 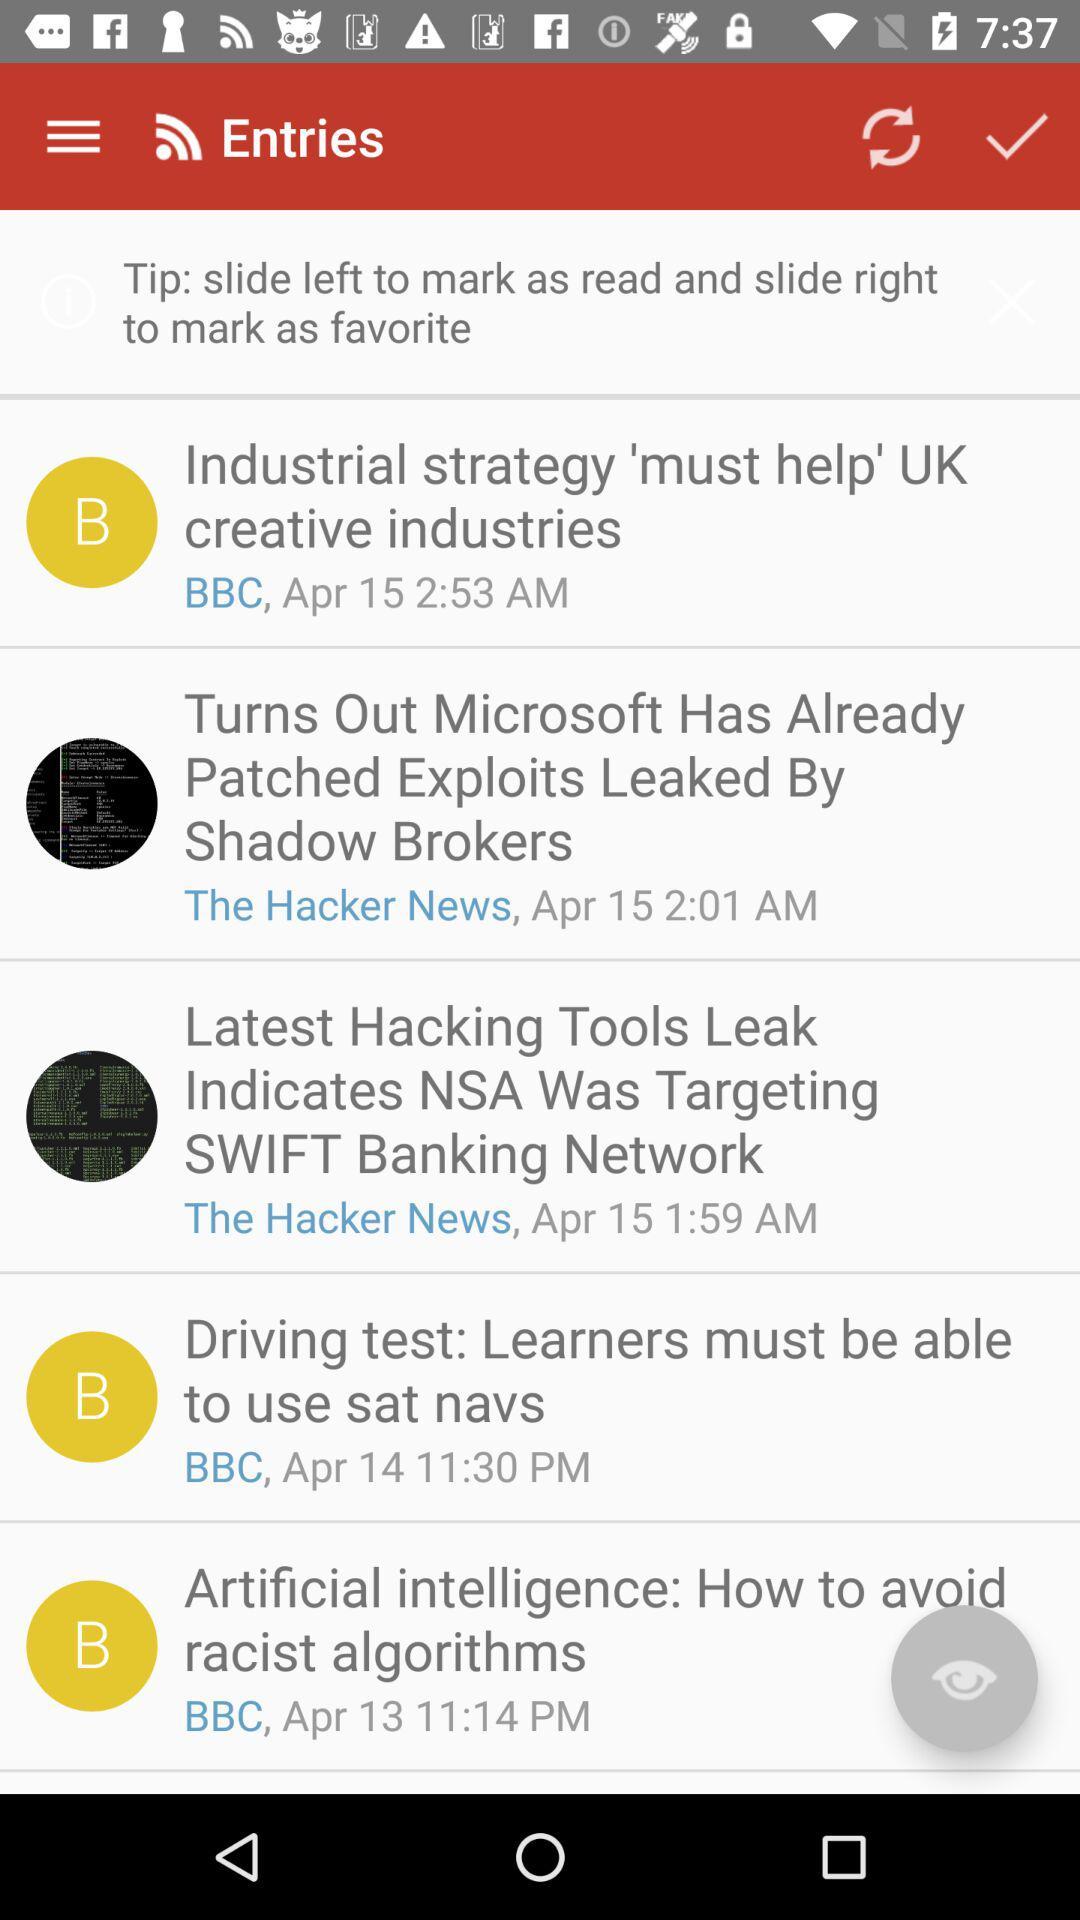 What do you see at coordinates (540, 300) in the screenshot?
I see `the tip slide left icon` at bounding box center [540, 300].